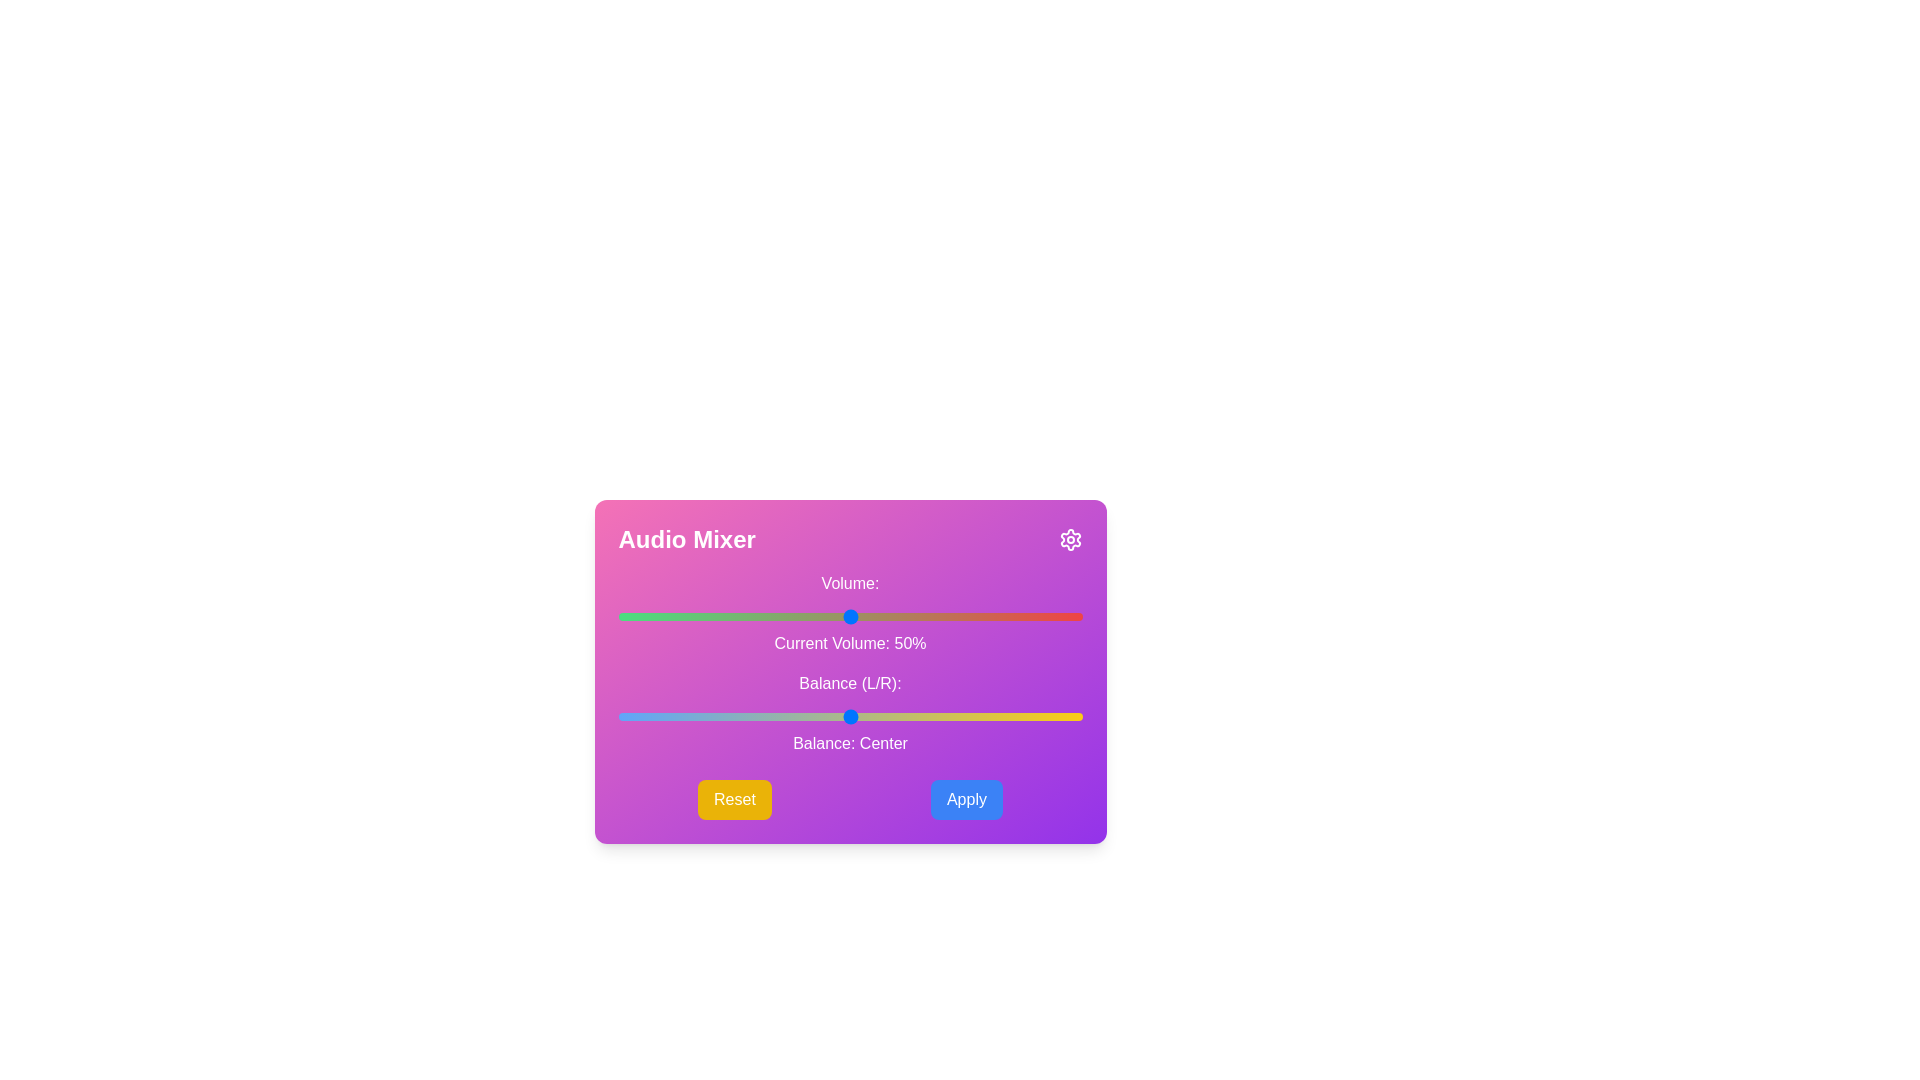  What do you see at coordinates (1022, 716) in the screenshot?
I see `the balance slider to set the balance to 37 where balance is a value between -50 and 50` at bounding box center [1022, 716].